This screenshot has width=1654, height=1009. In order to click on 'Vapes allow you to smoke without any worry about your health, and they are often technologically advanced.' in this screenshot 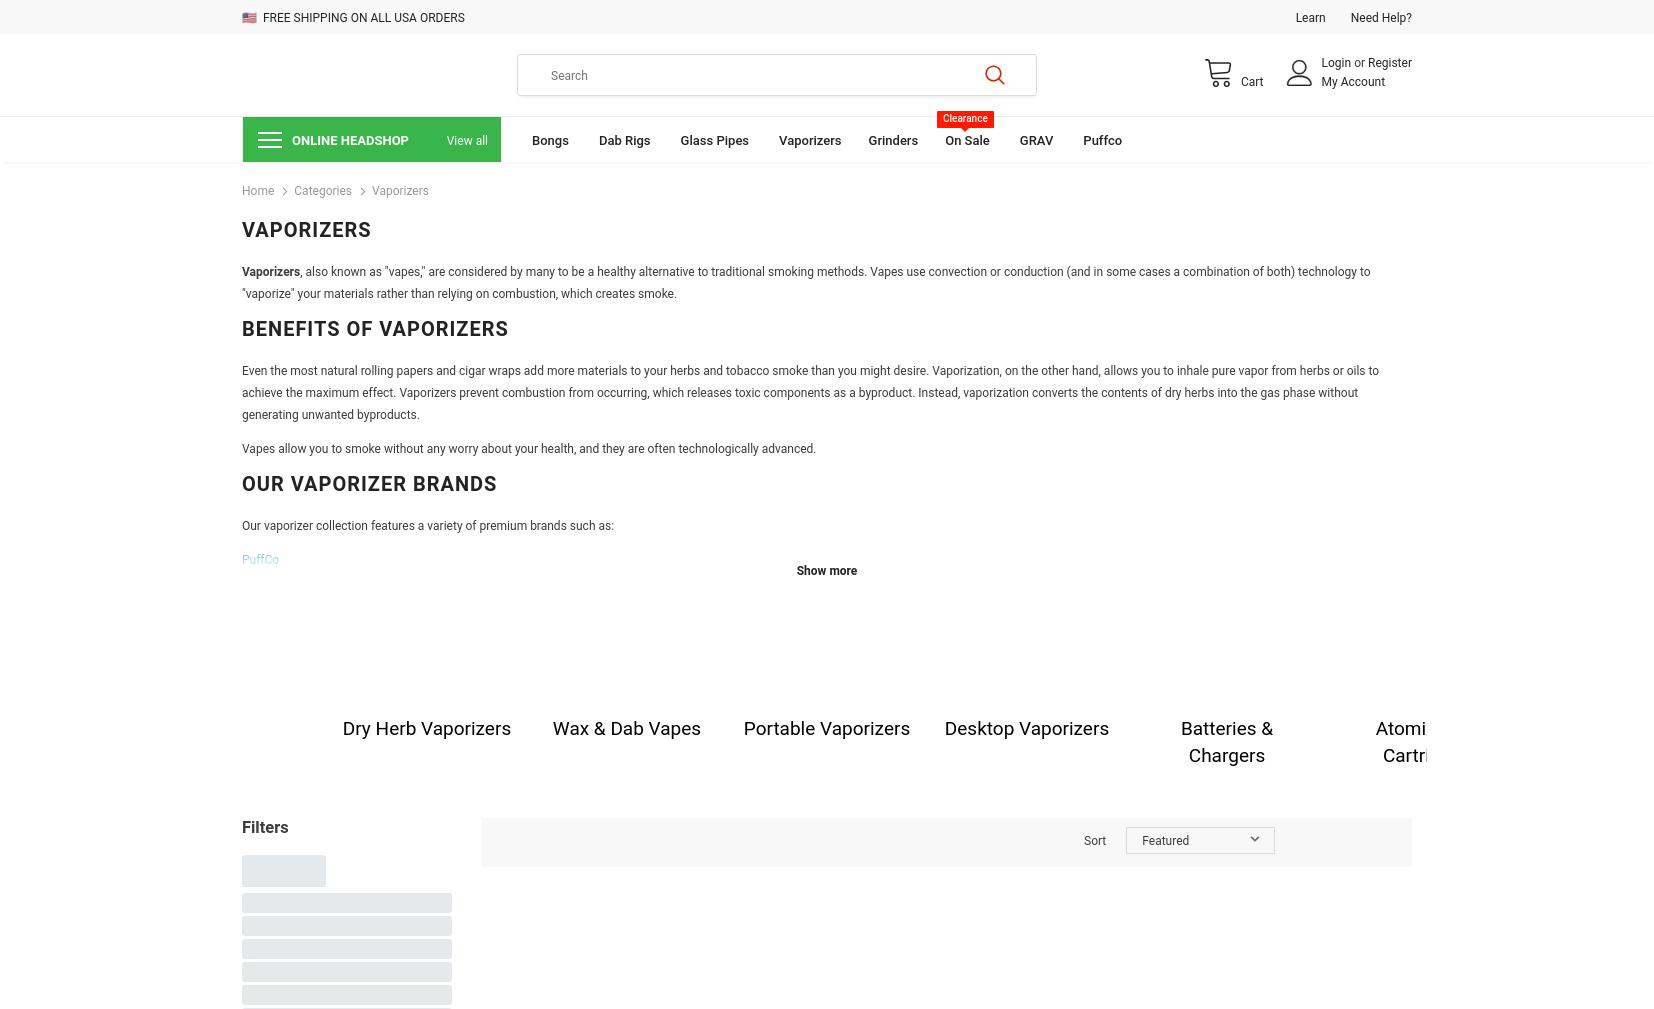, I will do `click(528, 448)`.